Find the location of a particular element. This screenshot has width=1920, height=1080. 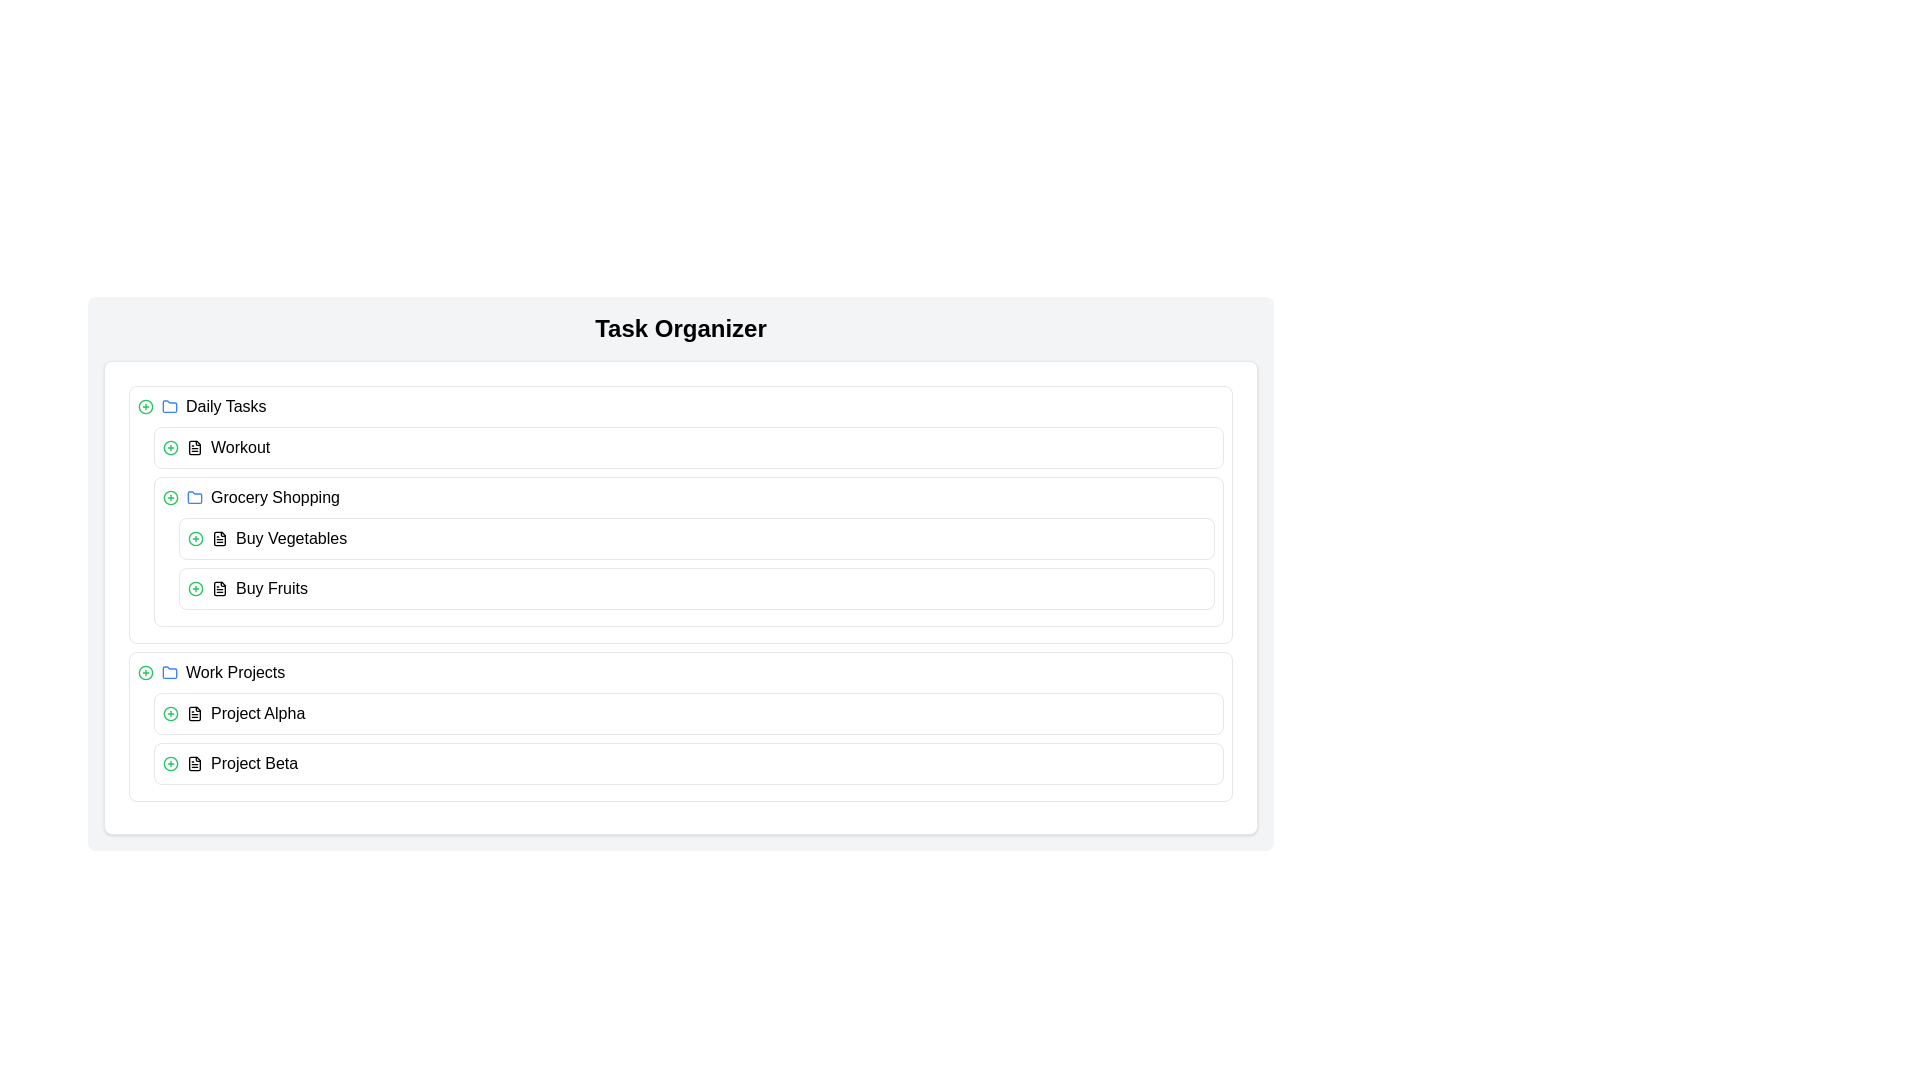

the task entry titled 'Buy Vegetables' within the 'Grocery Shopping' section is located at coordinates (696, 538).